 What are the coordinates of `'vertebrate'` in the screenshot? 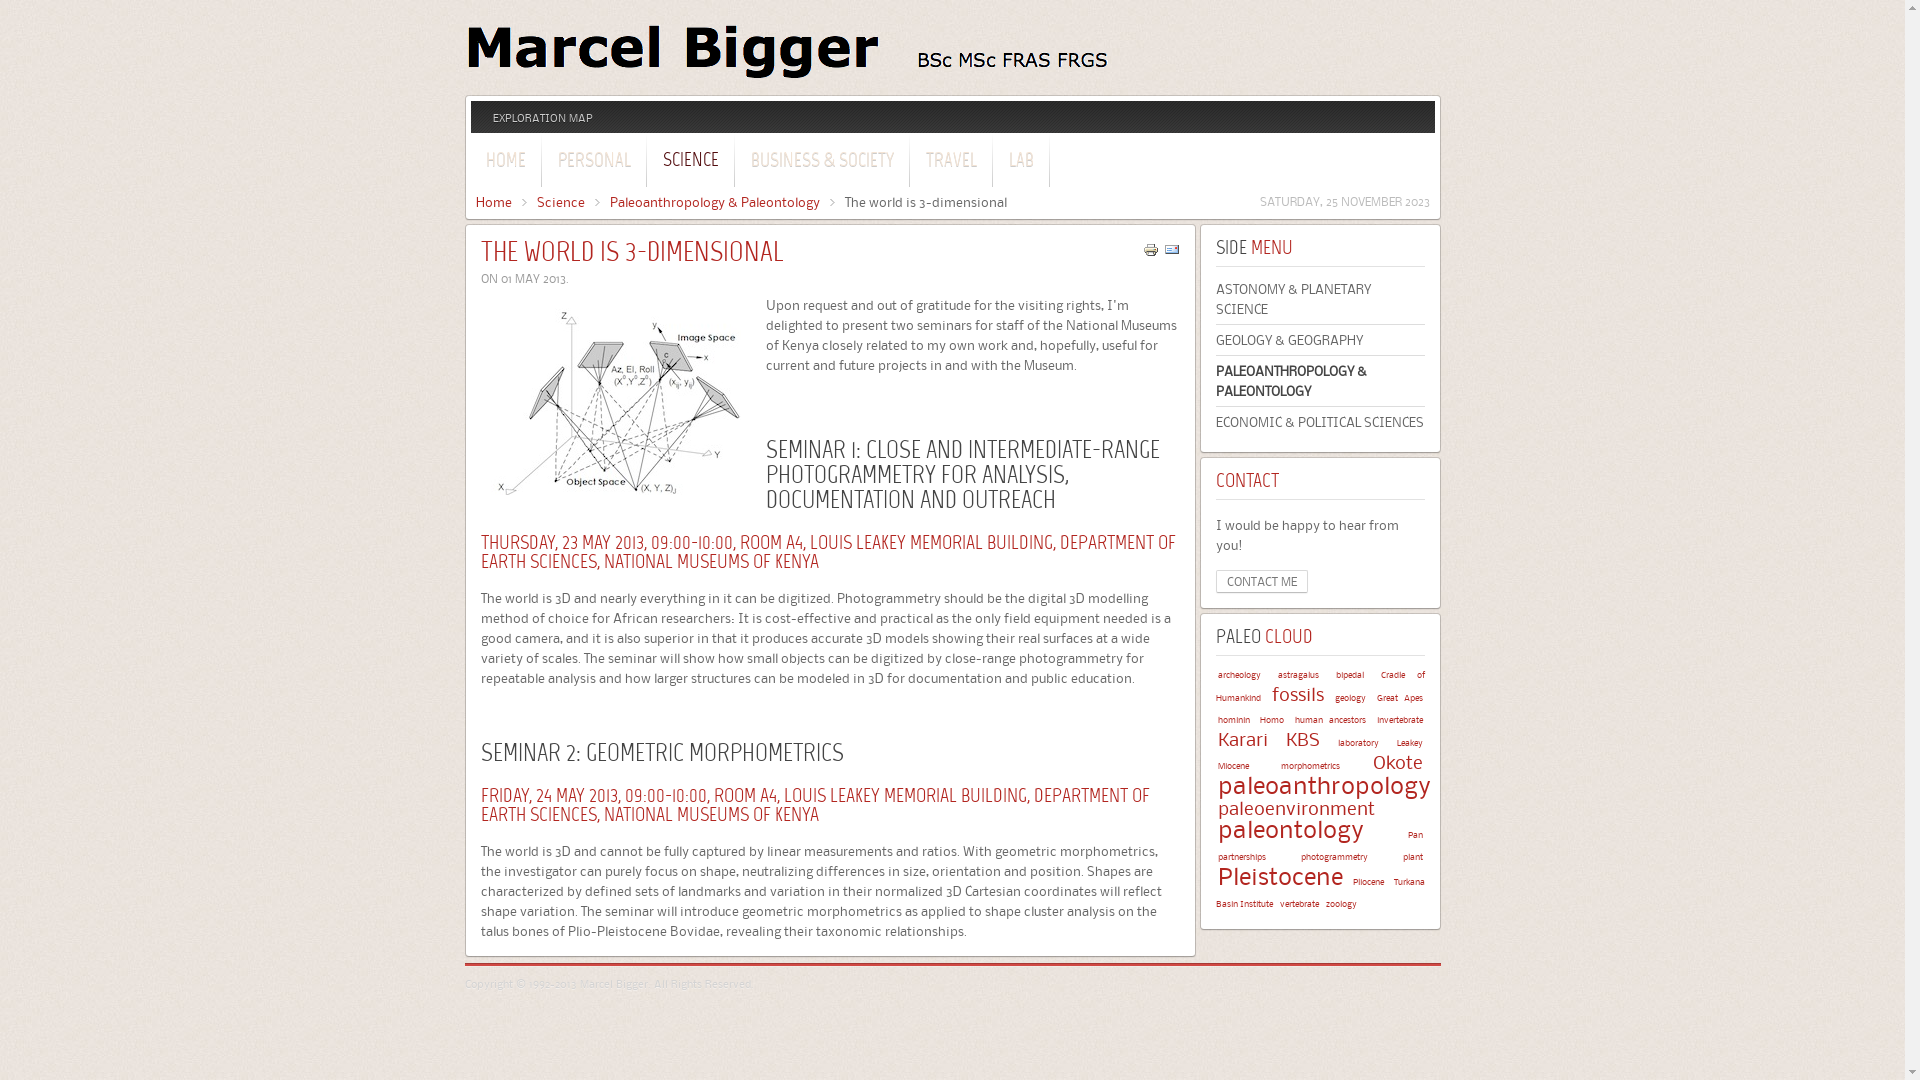 It's located at (1299, 903).